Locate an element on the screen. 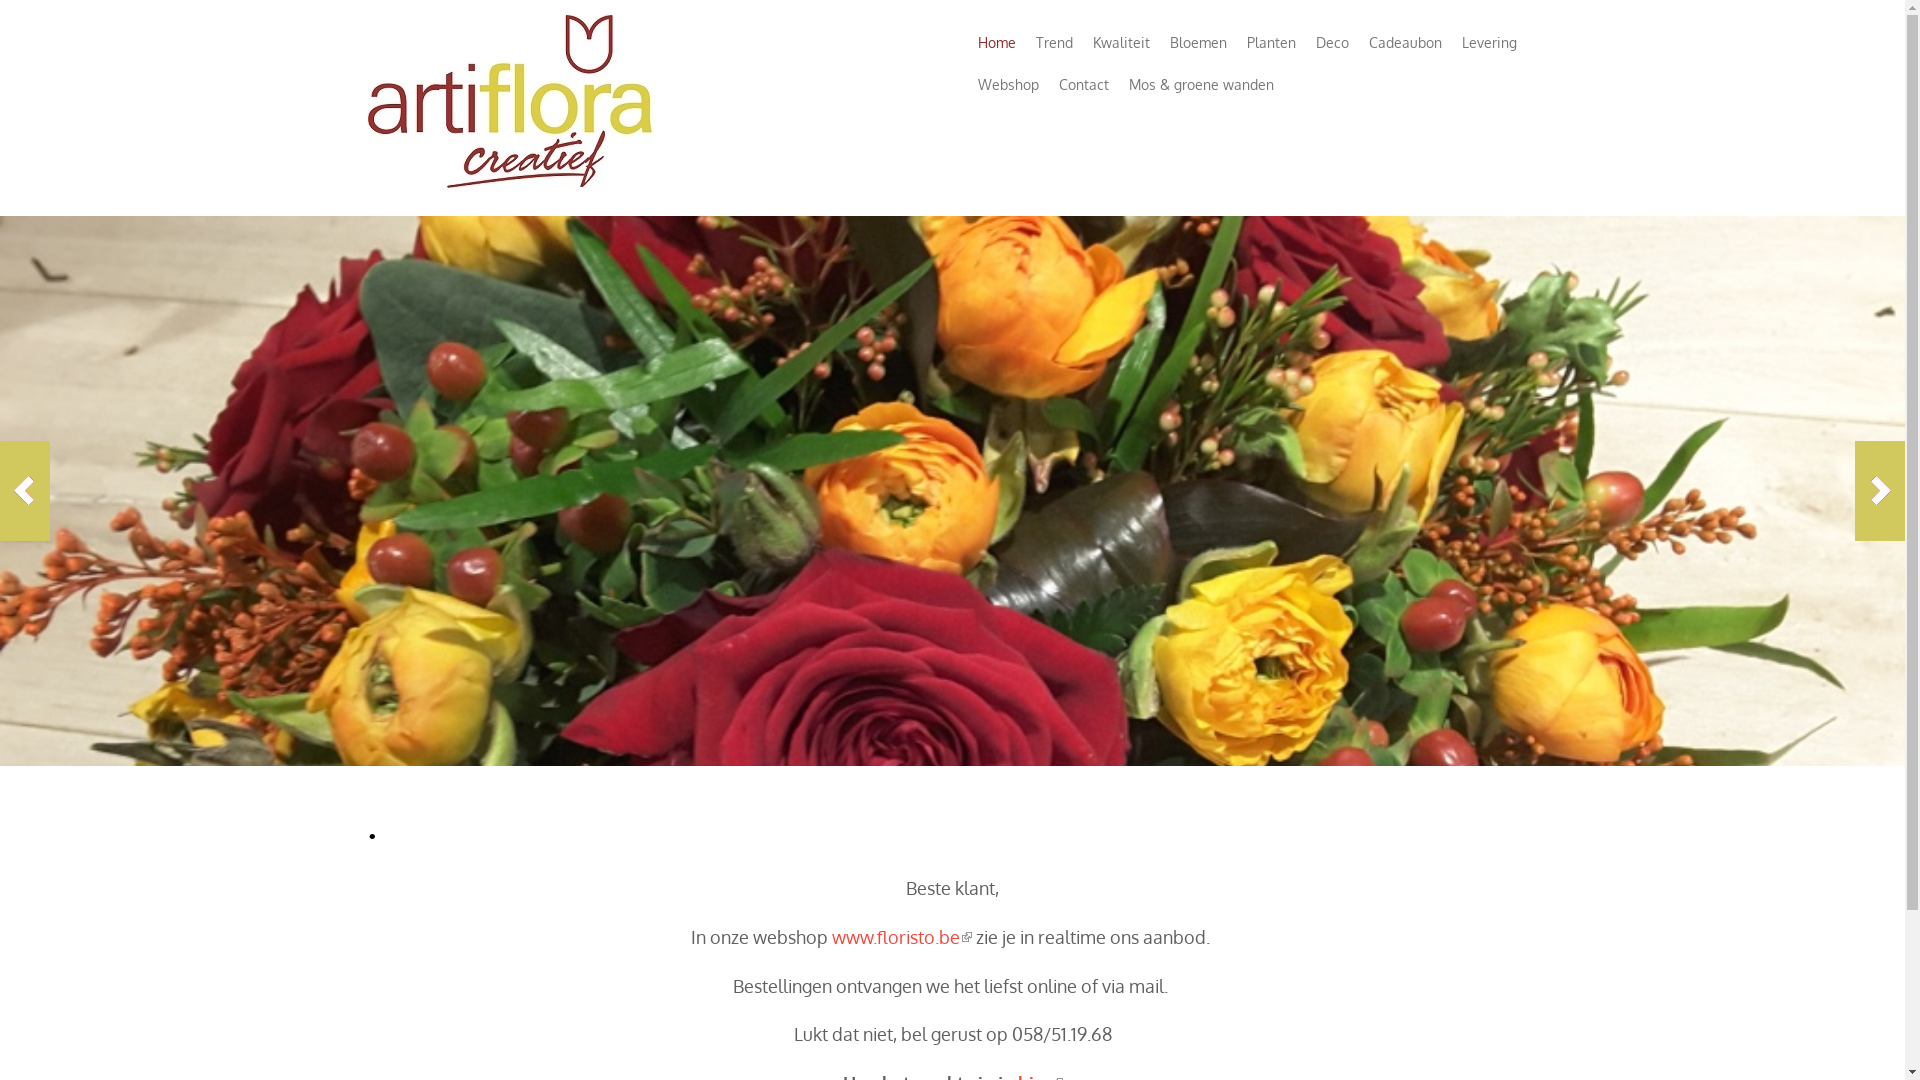 This screenshot has width=1920, height=1080. 'Kwaliteit' is located at coordinates (1120, 42).